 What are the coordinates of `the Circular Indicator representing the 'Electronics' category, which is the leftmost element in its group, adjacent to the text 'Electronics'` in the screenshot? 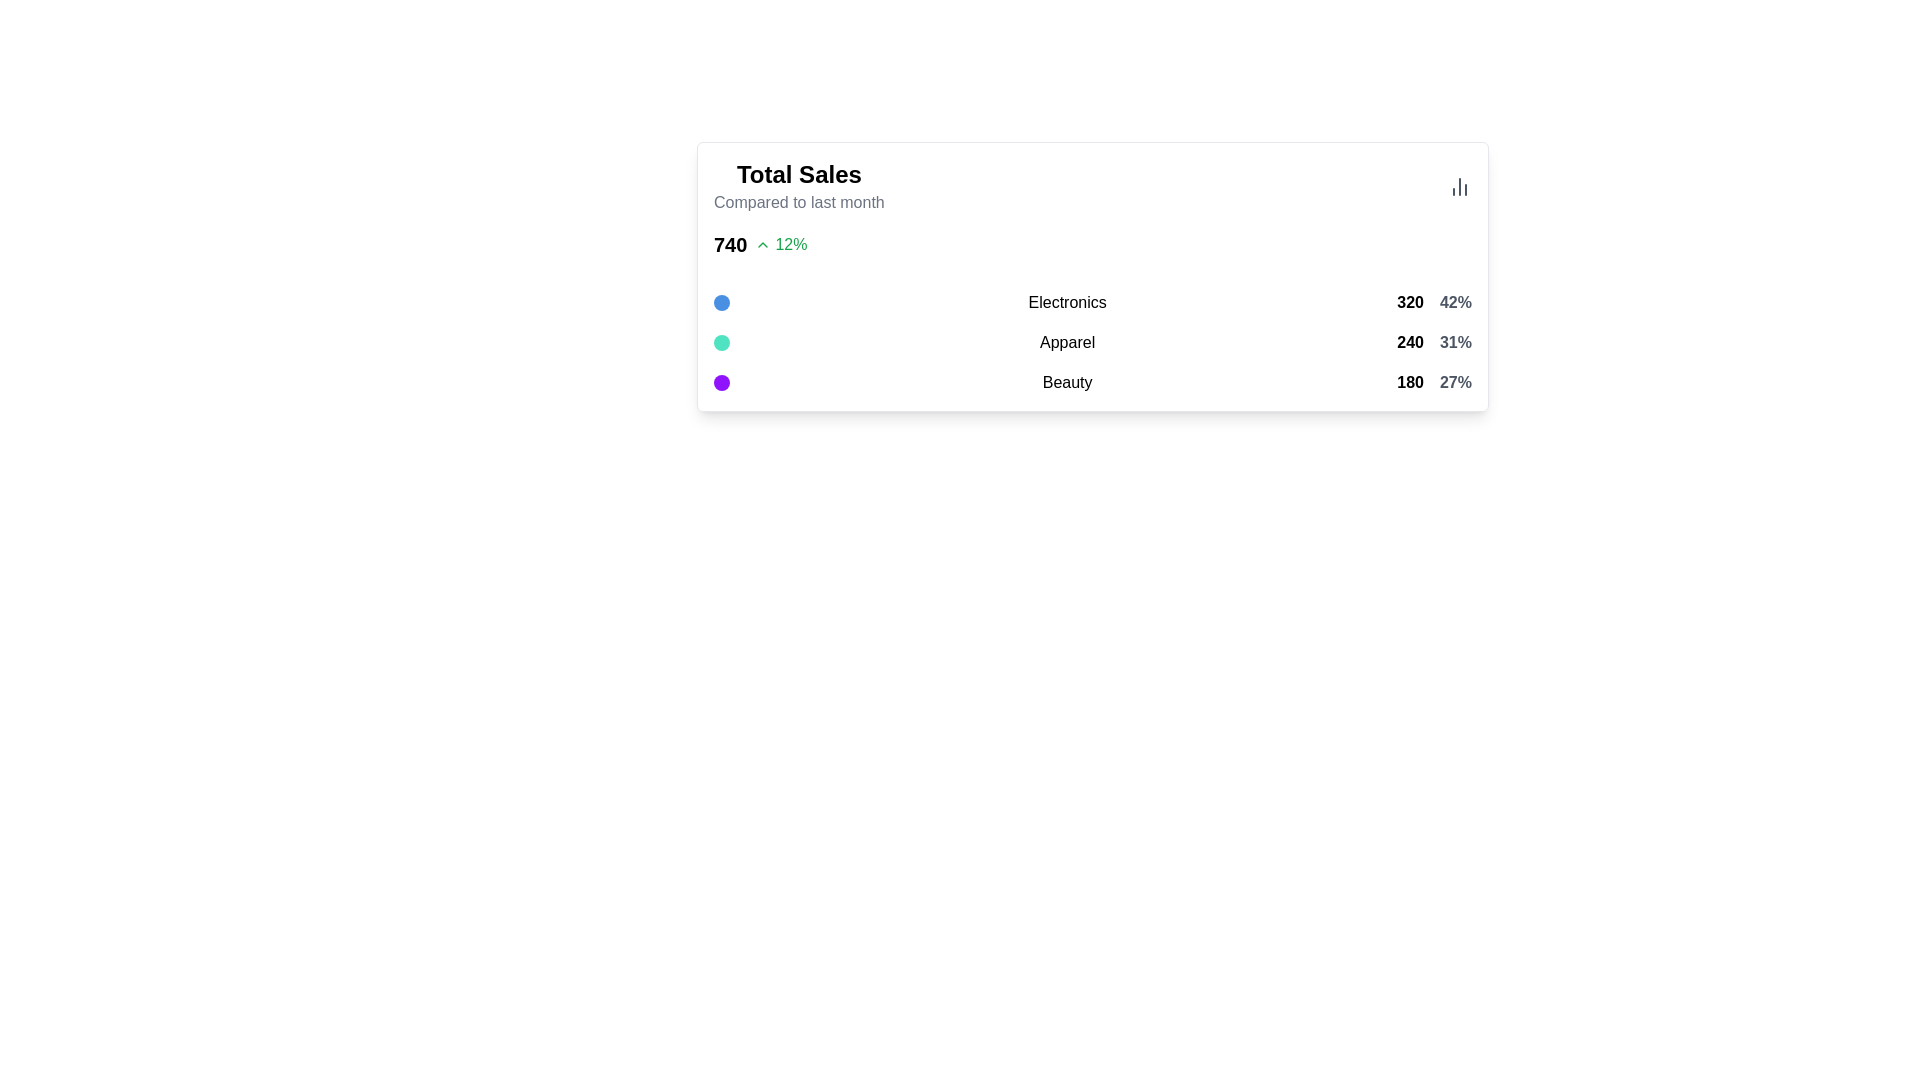 It's located at (720, 303).